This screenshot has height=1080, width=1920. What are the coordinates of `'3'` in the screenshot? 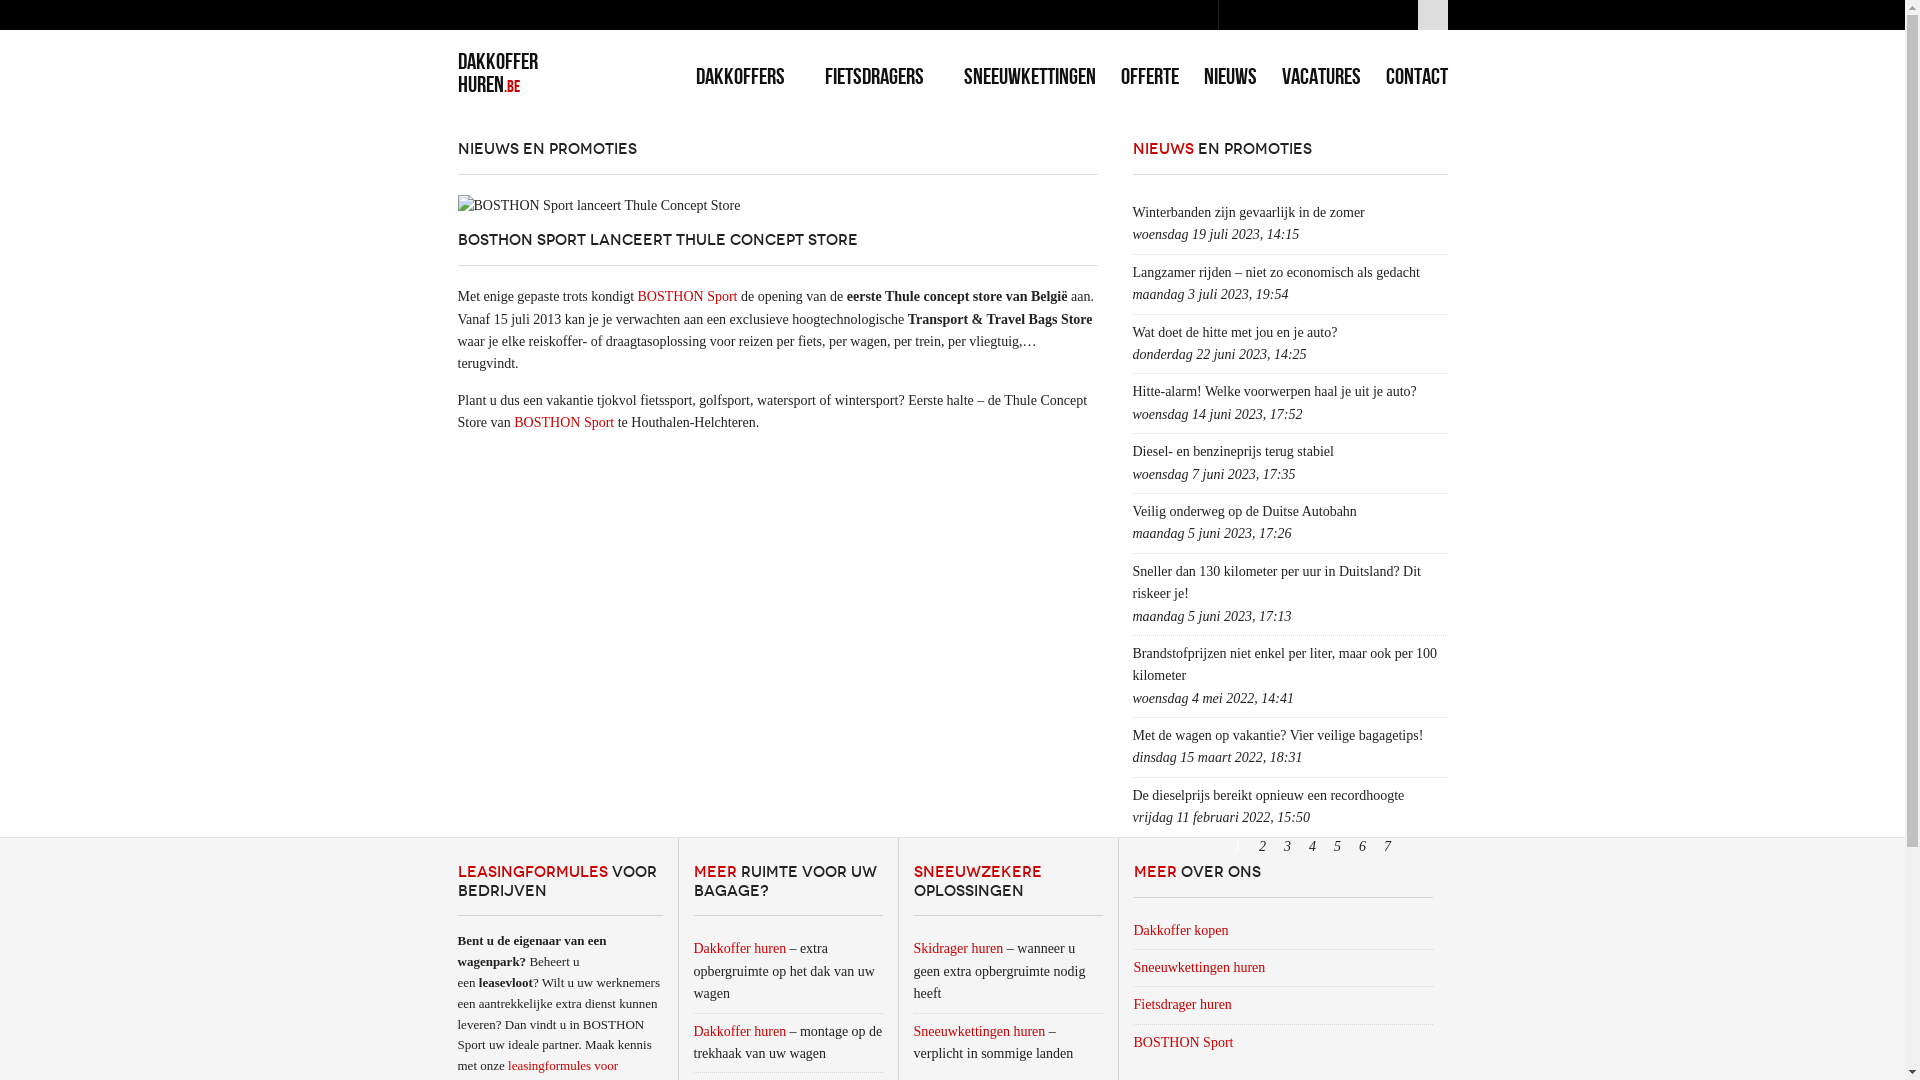 It's located at (1287, 847).